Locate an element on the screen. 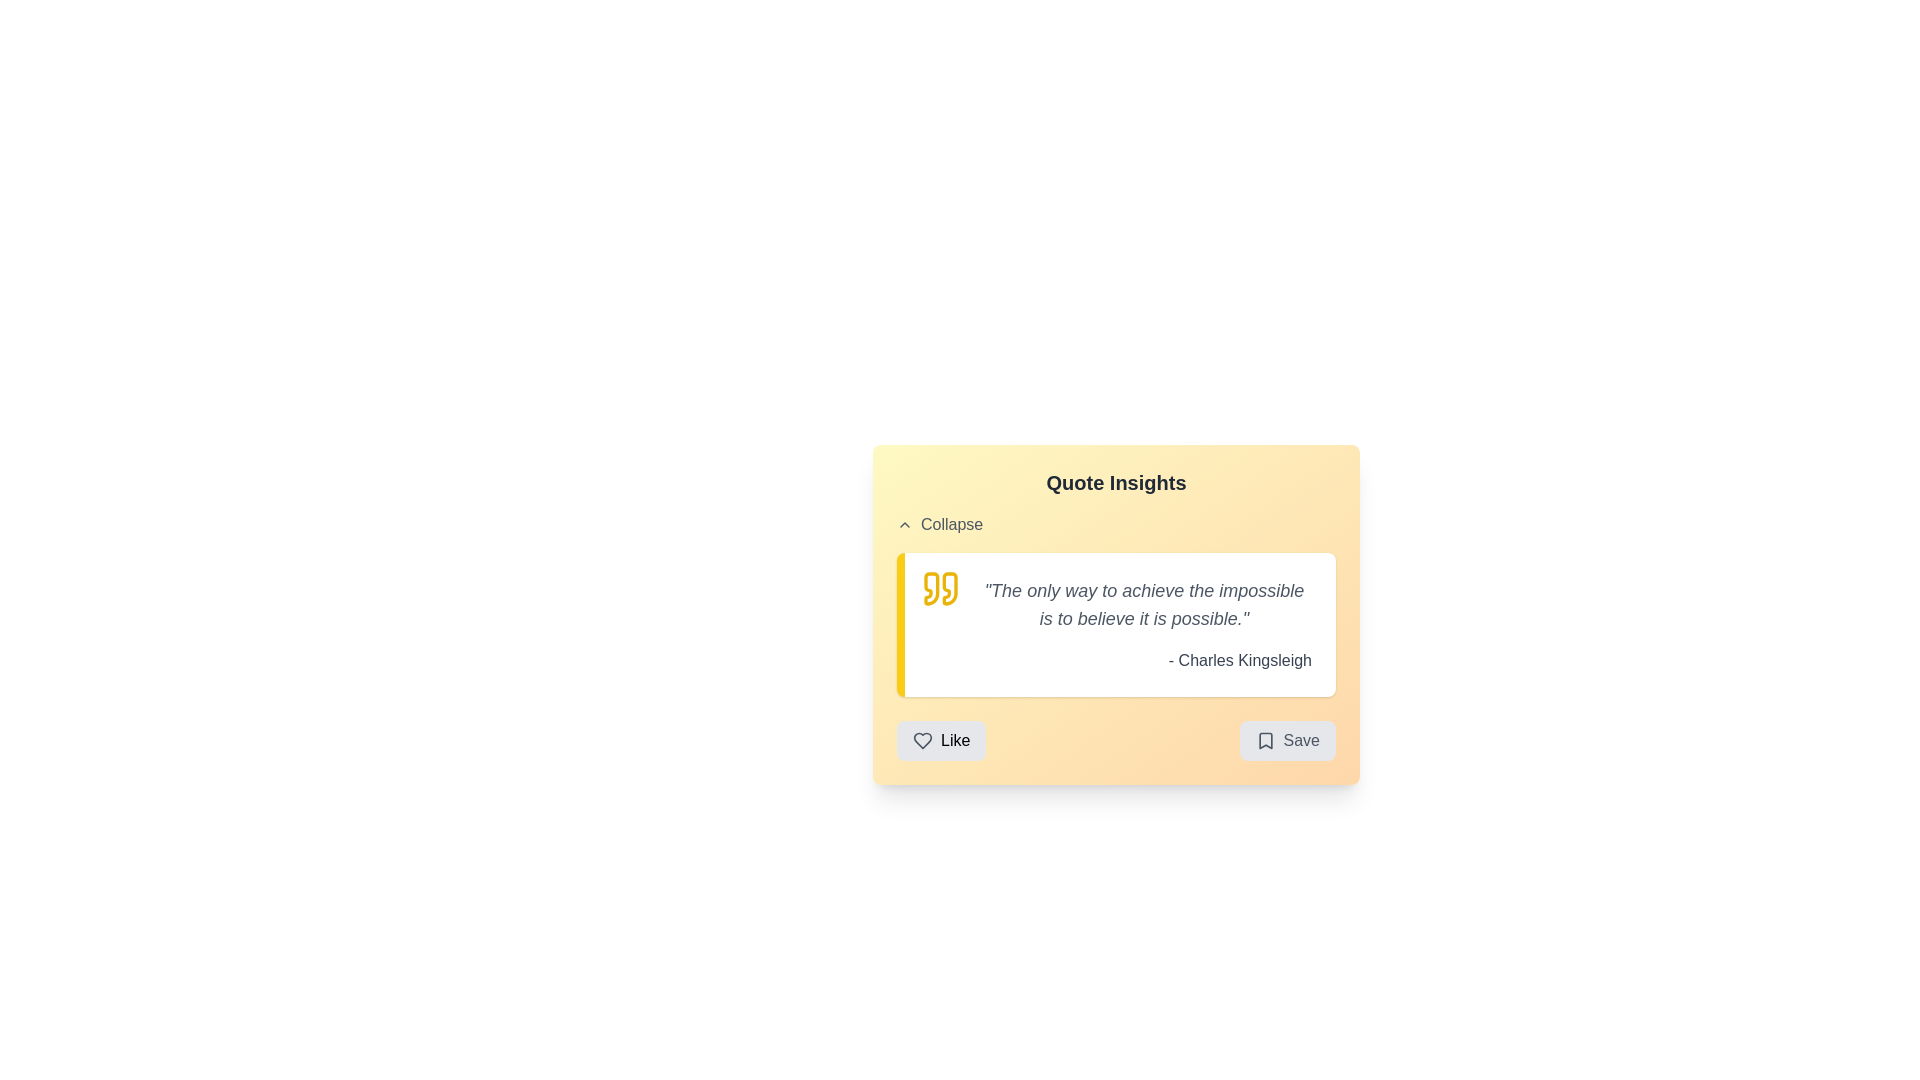 The width and height of the screenshot is (1920, 1080). the bookmark icon within the 'Save' button is located at coordinates (1264, 740).